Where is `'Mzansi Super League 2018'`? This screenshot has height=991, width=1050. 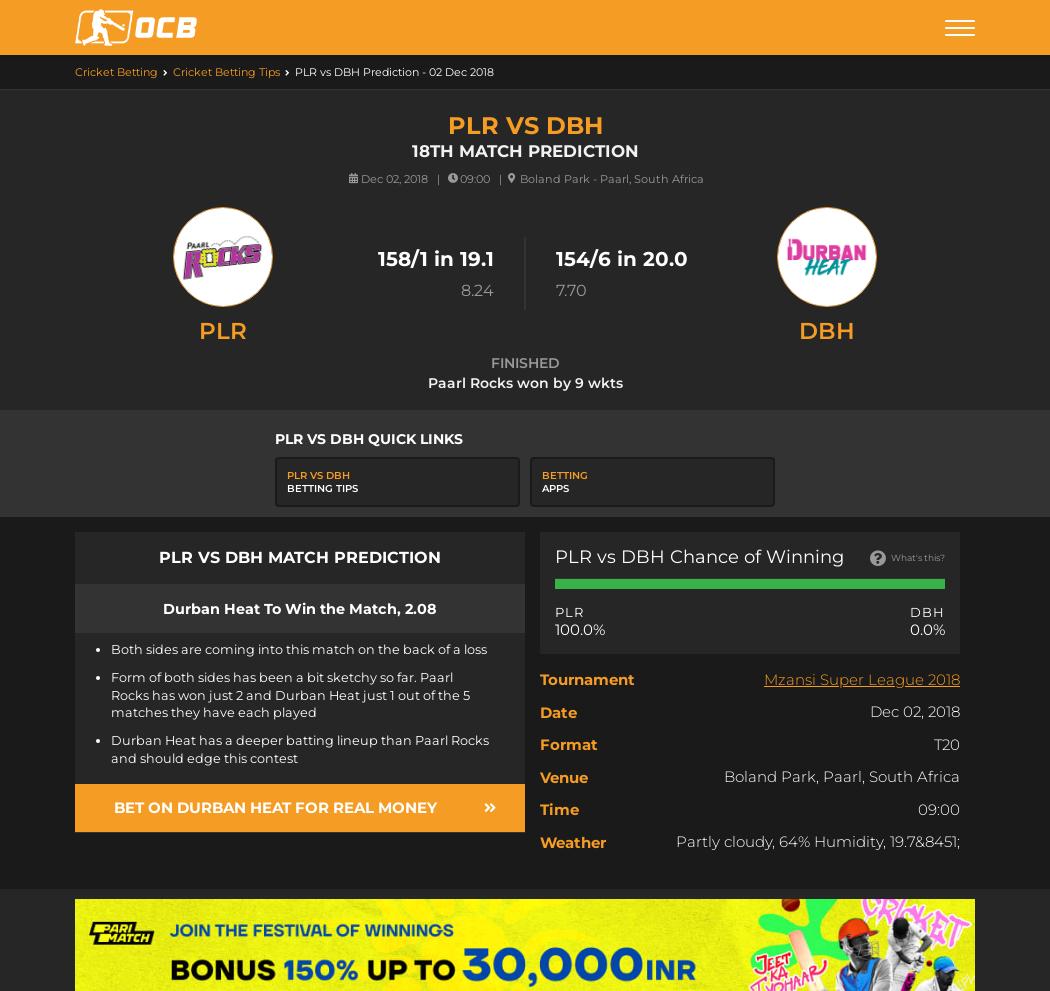
'Mzansi Super League 2018' is located at coordinates (862, 678).